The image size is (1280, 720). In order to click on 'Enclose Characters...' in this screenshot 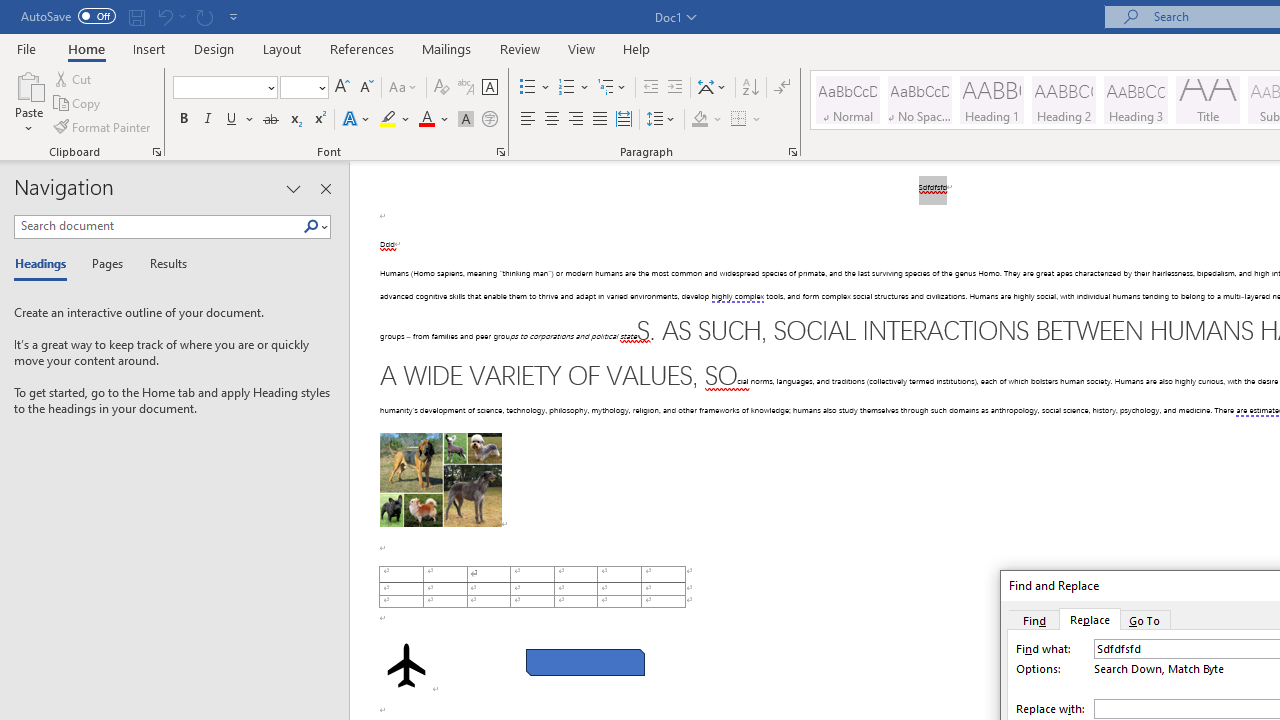, I will do `click(489, 119)`.